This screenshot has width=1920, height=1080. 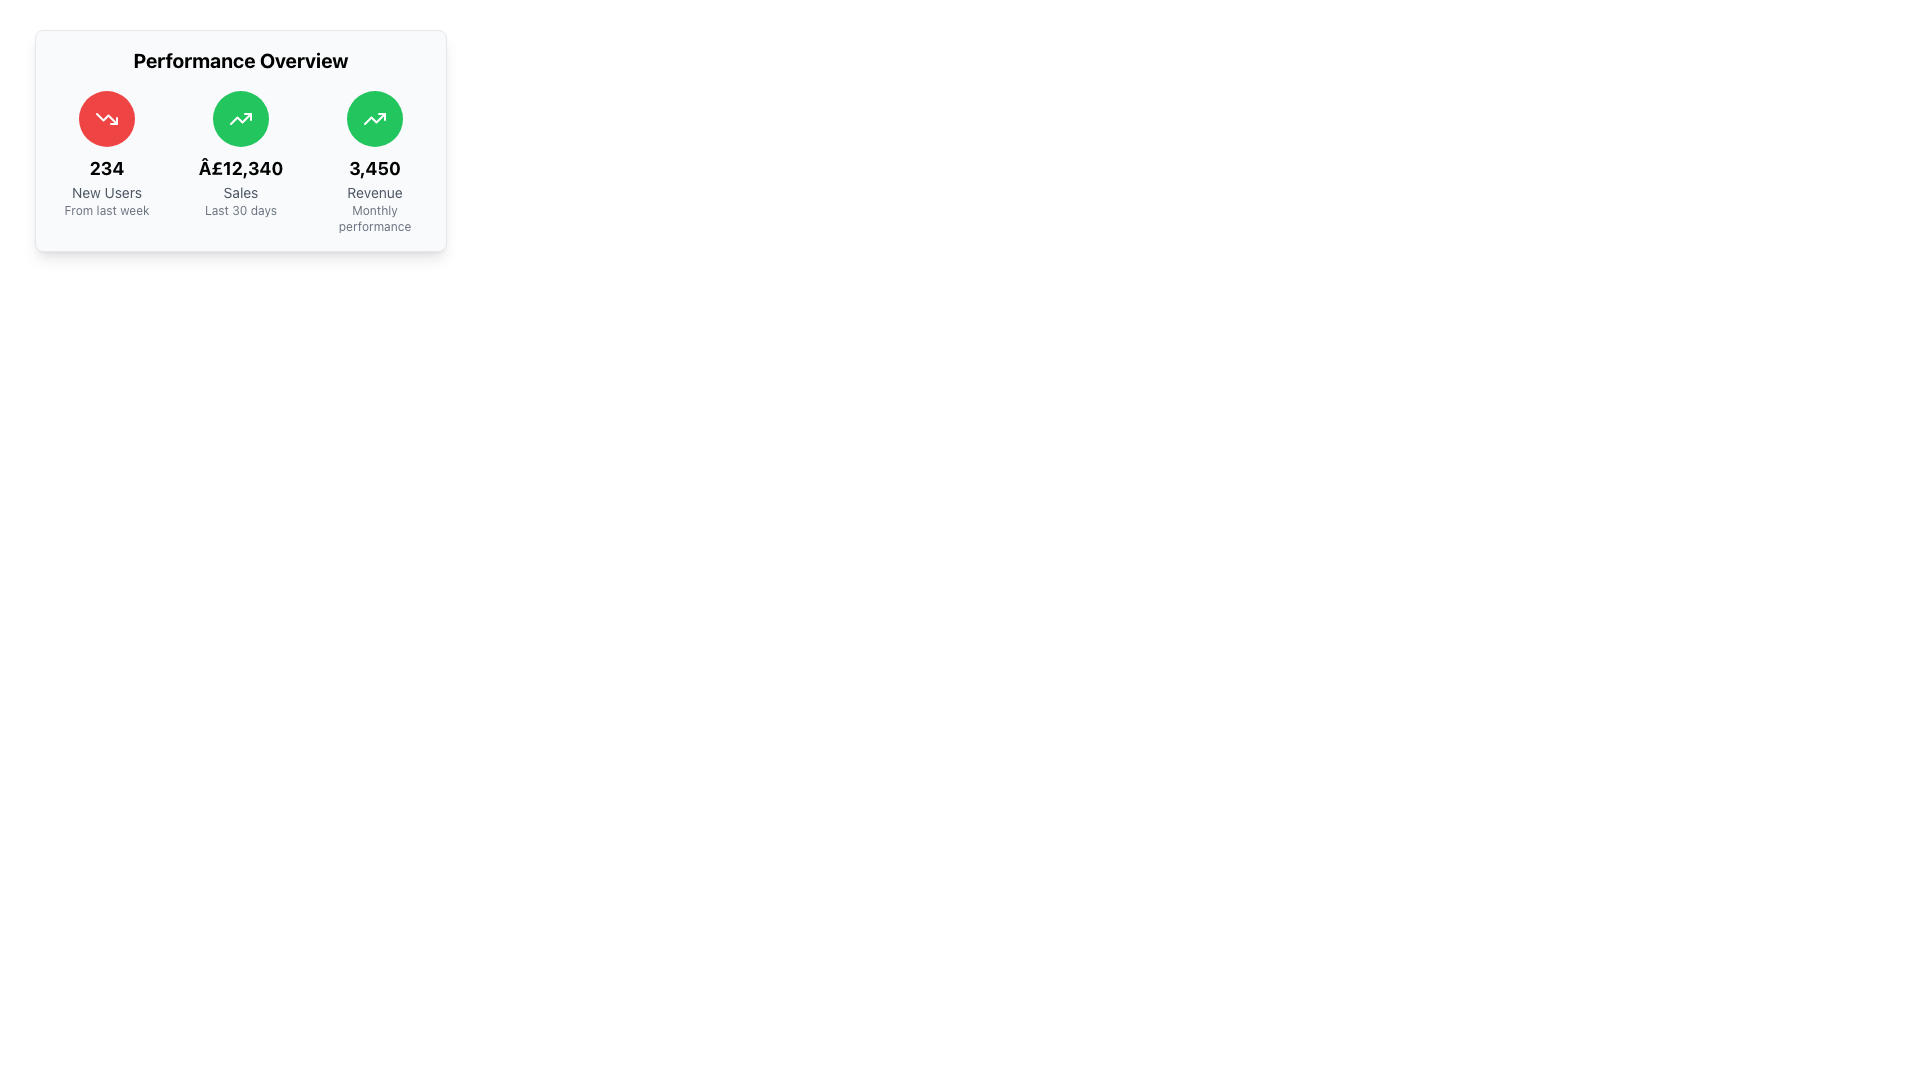 I want to click on the total sales revenue display element, so click(x=240, y=168).